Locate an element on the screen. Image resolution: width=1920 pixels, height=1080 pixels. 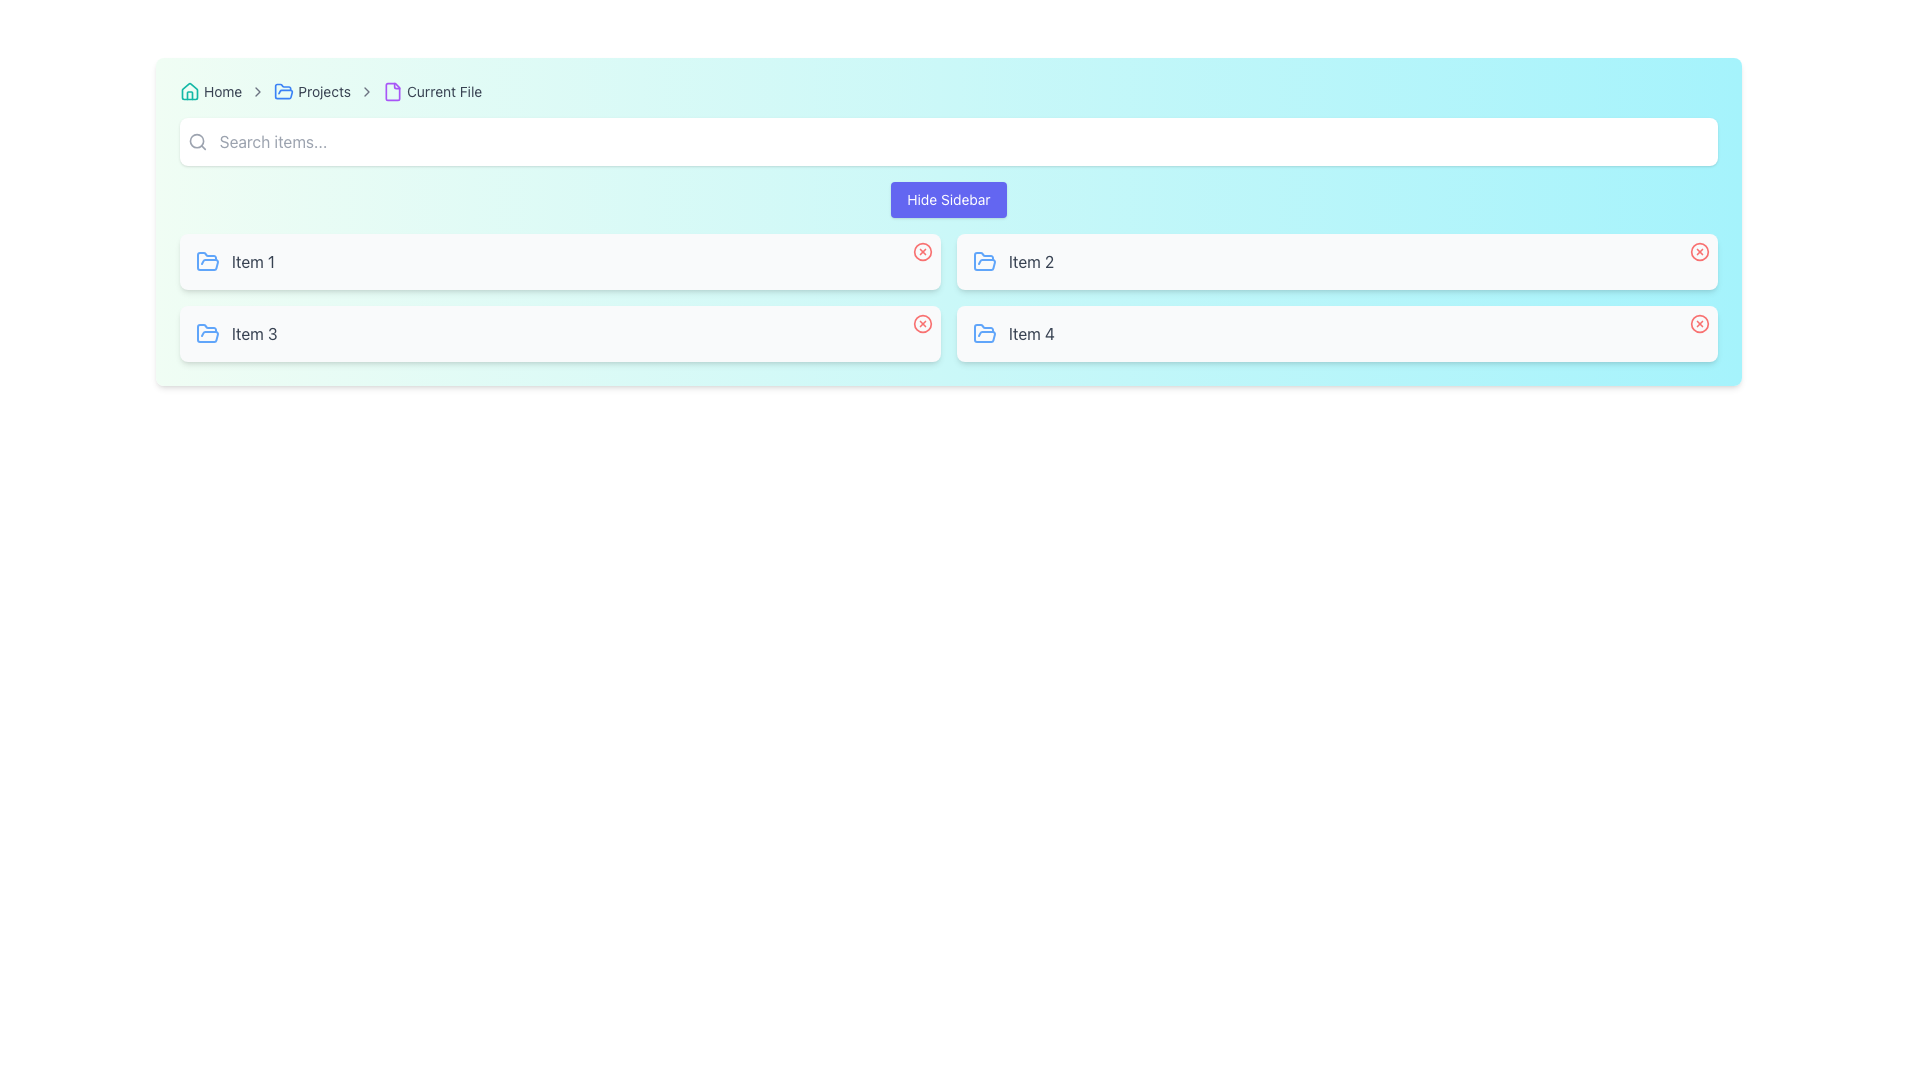
the folder icon with a blue stroke located to the left of the 'Item 3' text label is located at coordinates (207, 333).